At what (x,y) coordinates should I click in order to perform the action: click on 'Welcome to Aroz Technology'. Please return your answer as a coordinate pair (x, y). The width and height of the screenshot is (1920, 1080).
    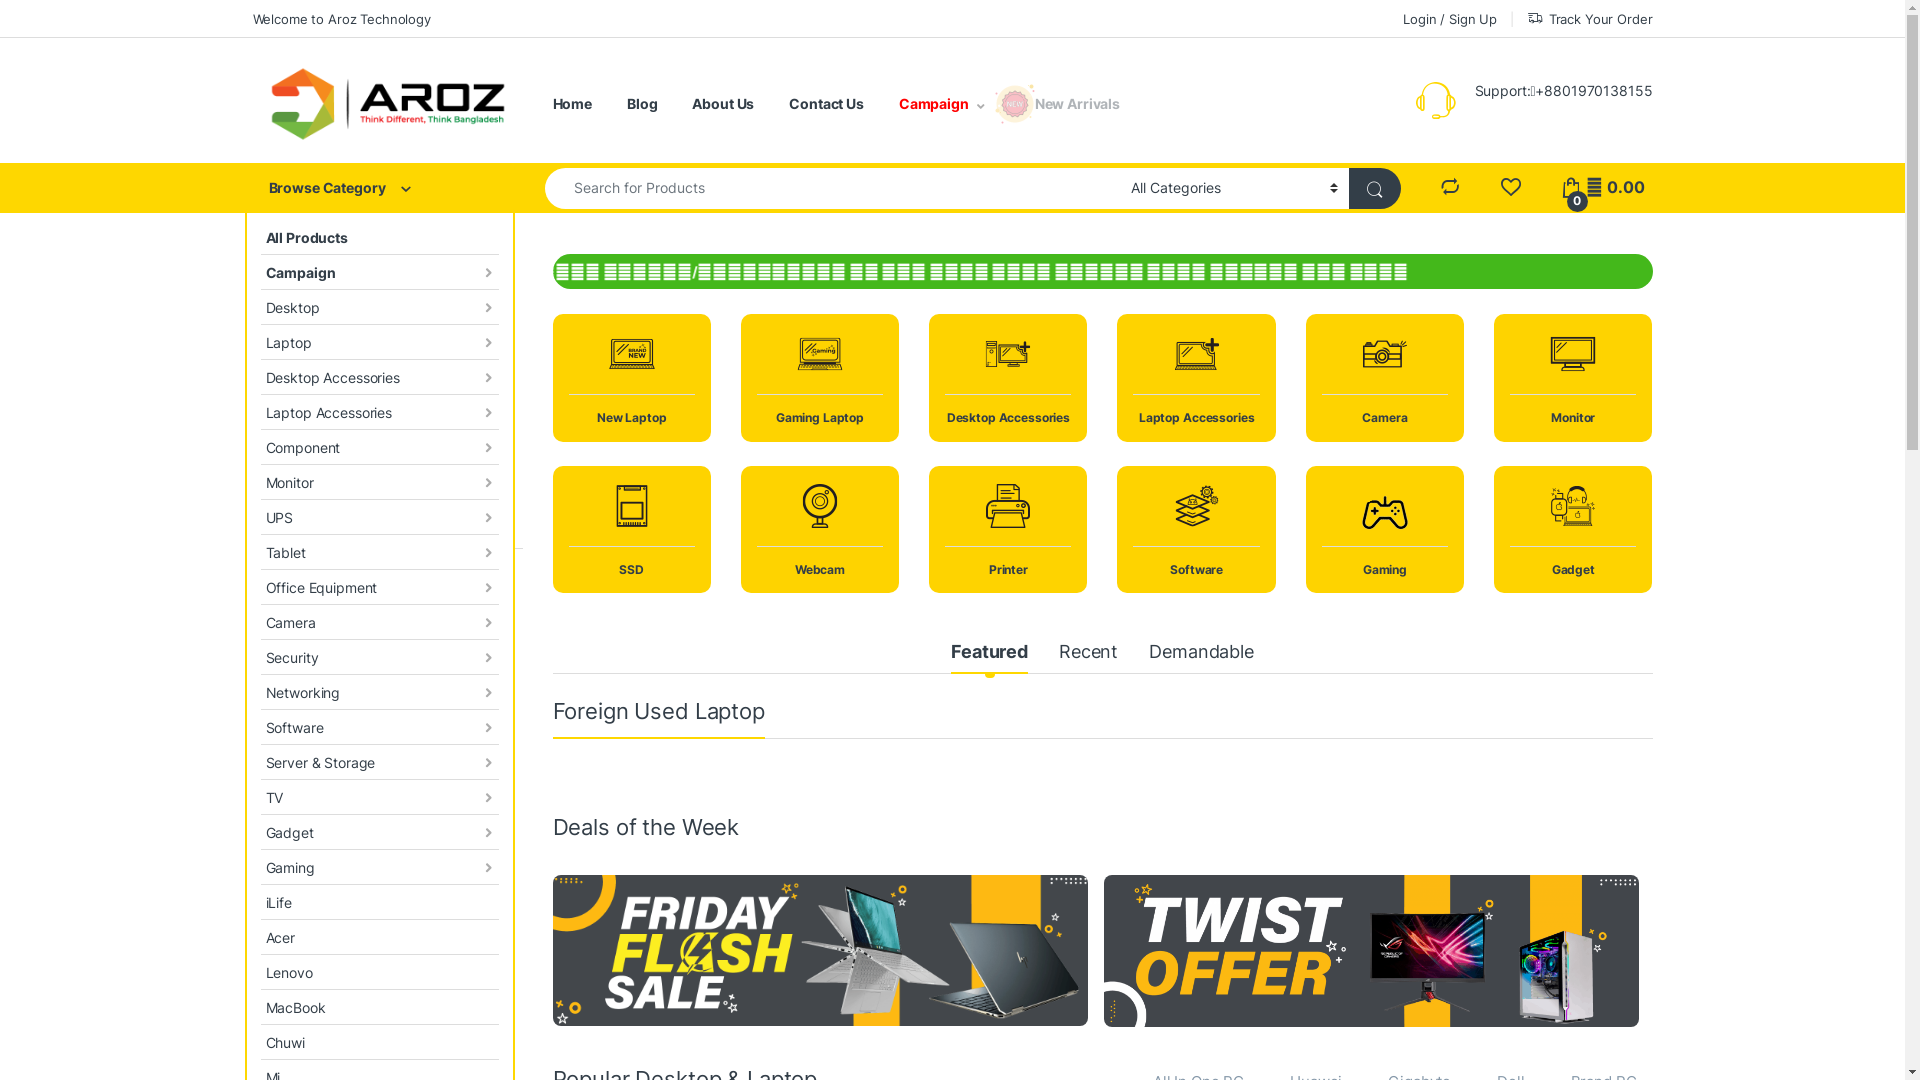
    Looking at the image, I should click on (340, 18).